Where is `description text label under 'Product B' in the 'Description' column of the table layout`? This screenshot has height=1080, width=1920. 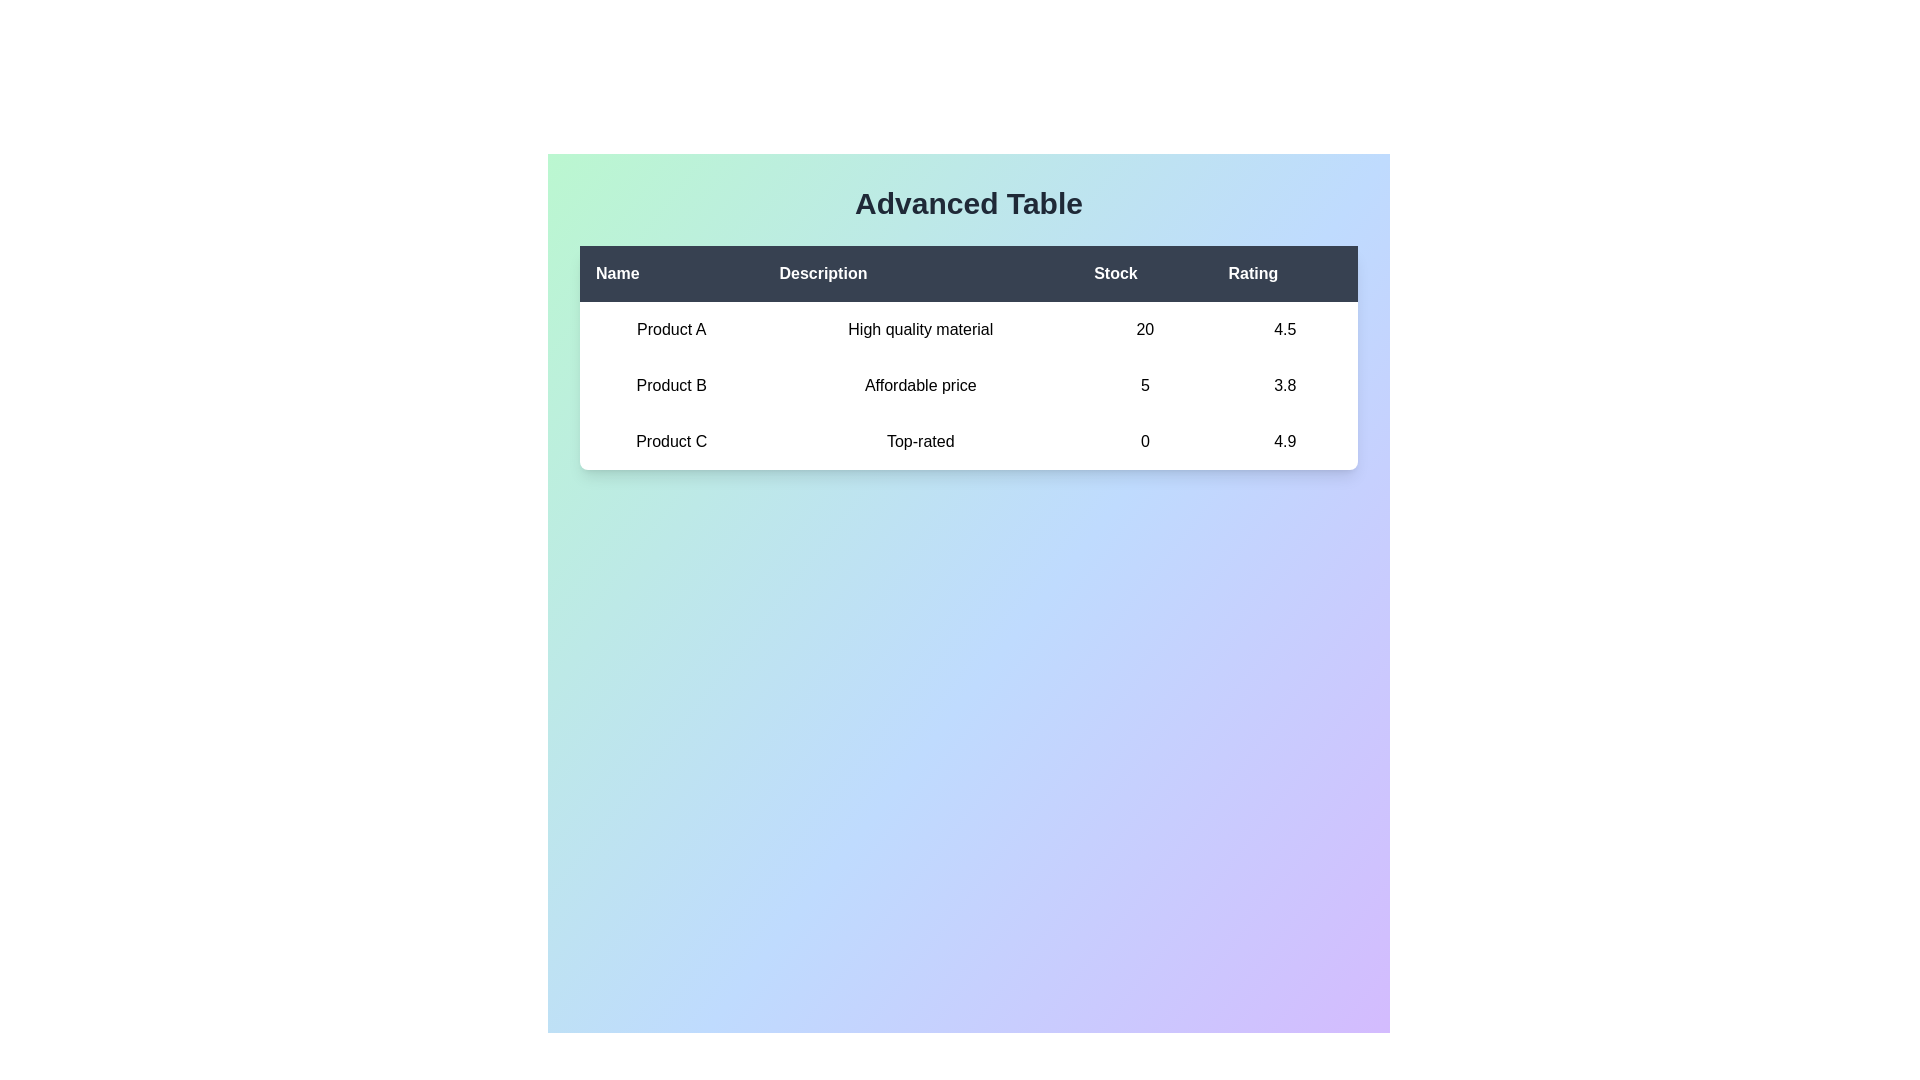
description text label under 'Product B' in the 'Description' column of the table layout is located at coordinates (919, 385).